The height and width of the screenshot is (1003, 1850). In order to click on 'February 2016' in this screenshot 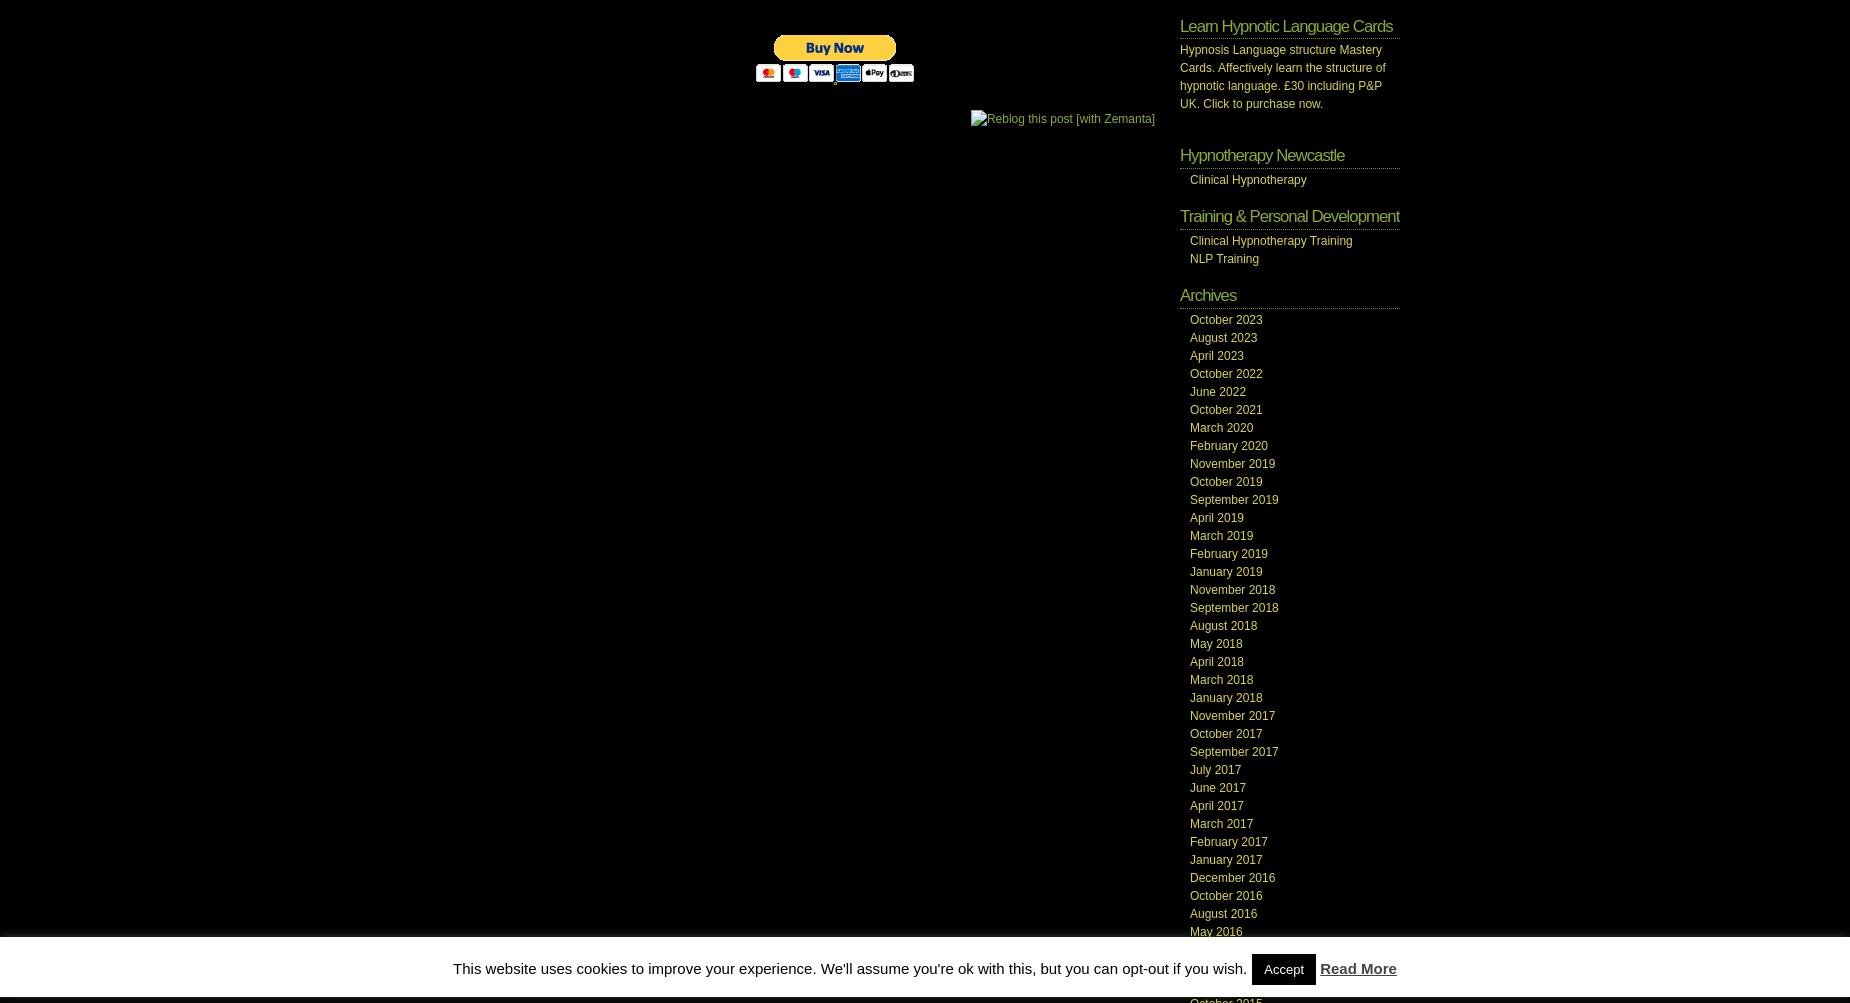, I will do `click(1227, 965)`.